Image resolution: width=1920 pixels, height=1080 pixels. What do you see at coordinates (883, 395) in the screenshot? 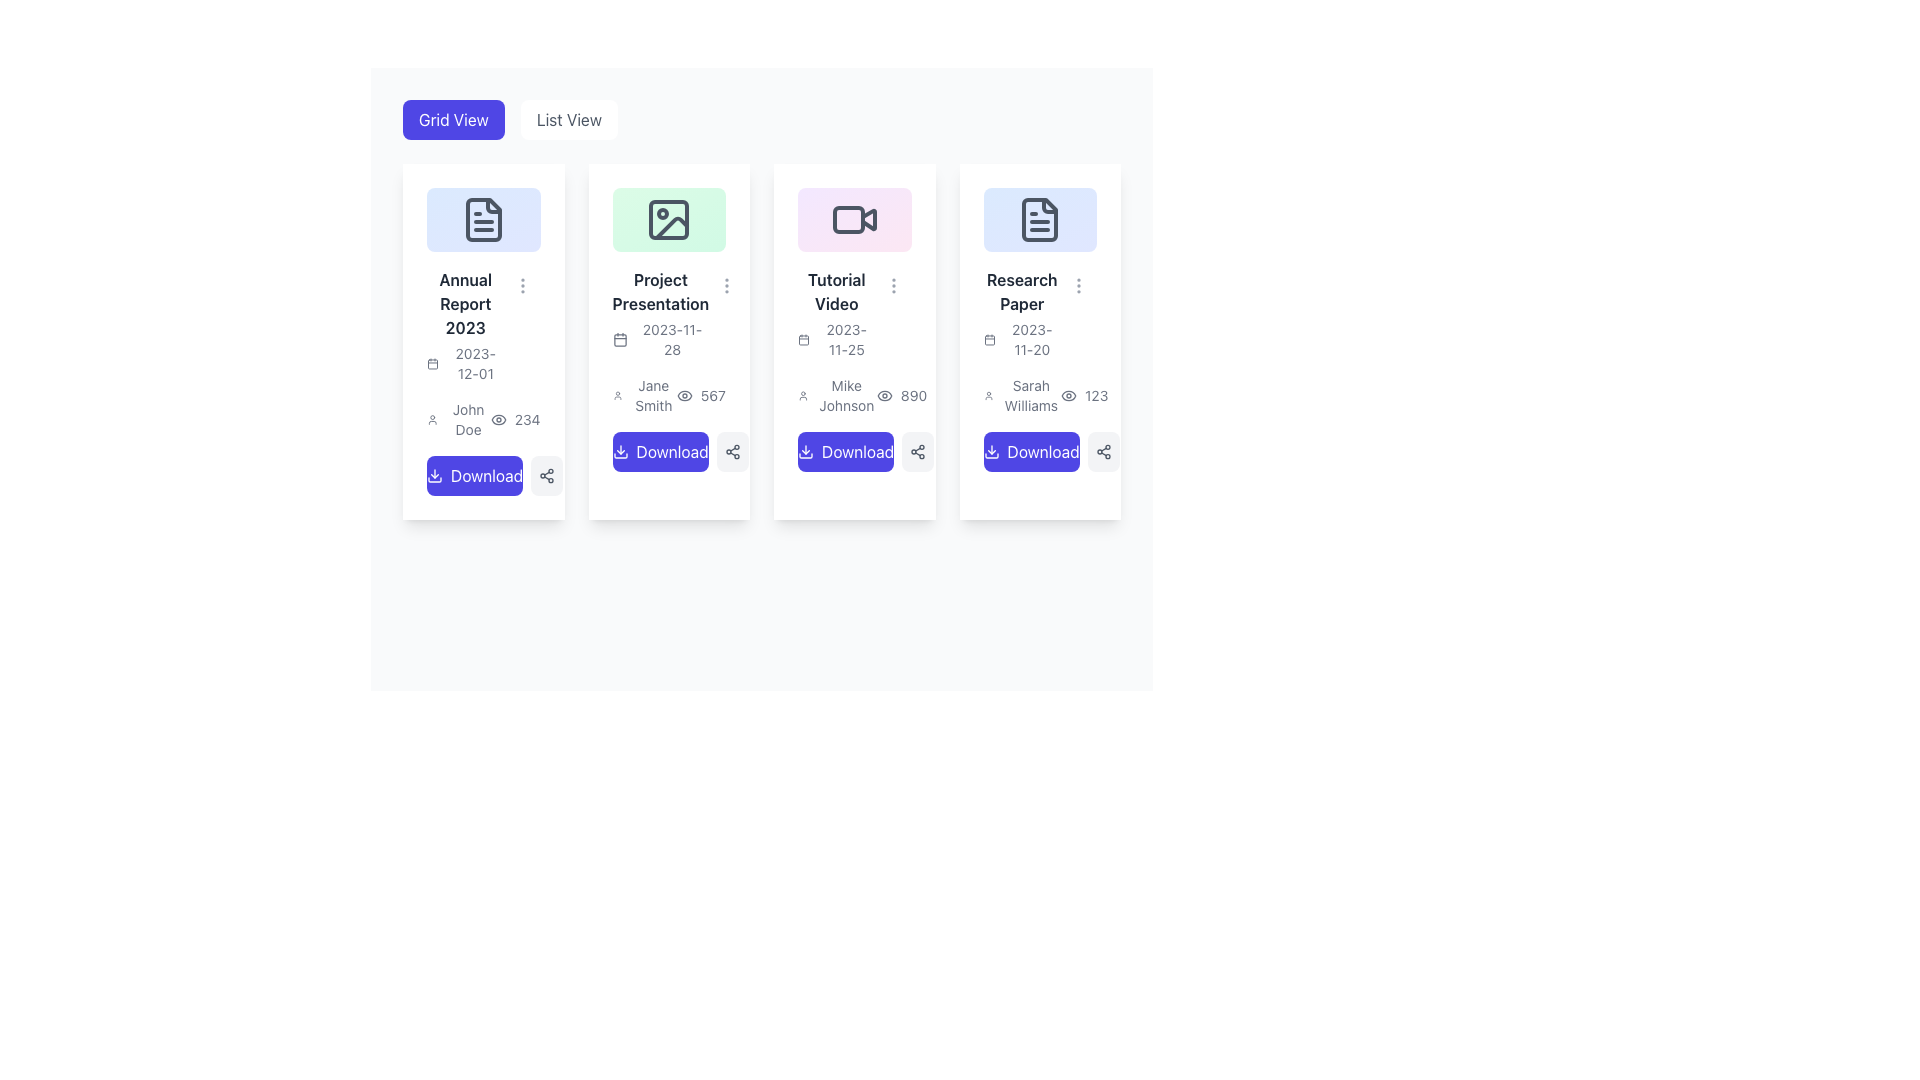
I see `the view count icon for the 'Tutorial Video' which is positioned left of the number '890', below 'Mike Johnson', and above the 'Download' button` at bounding box center [883, 395].